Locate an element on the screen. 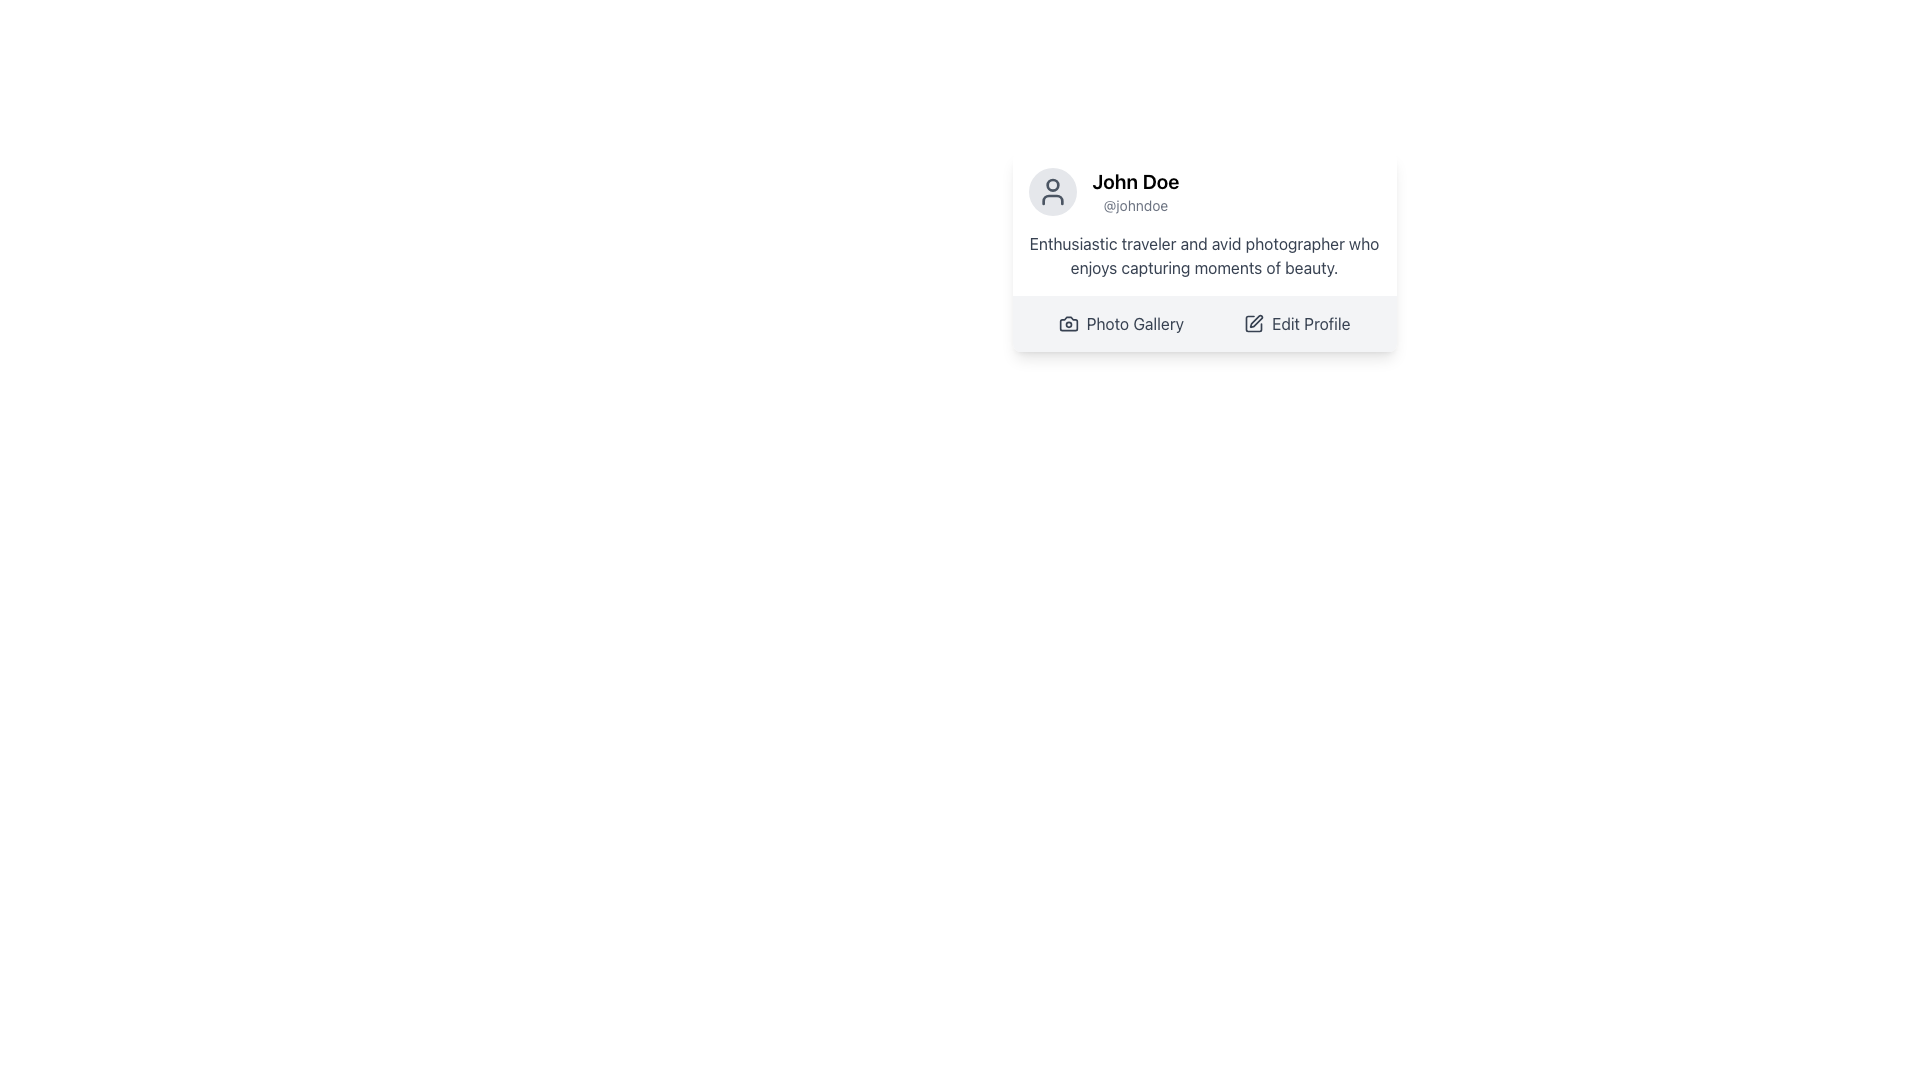  the camera icon located to the left of the 'Photo Gallery' text label, which features a clean and modern outline design is located at coordinates (1067, 323).